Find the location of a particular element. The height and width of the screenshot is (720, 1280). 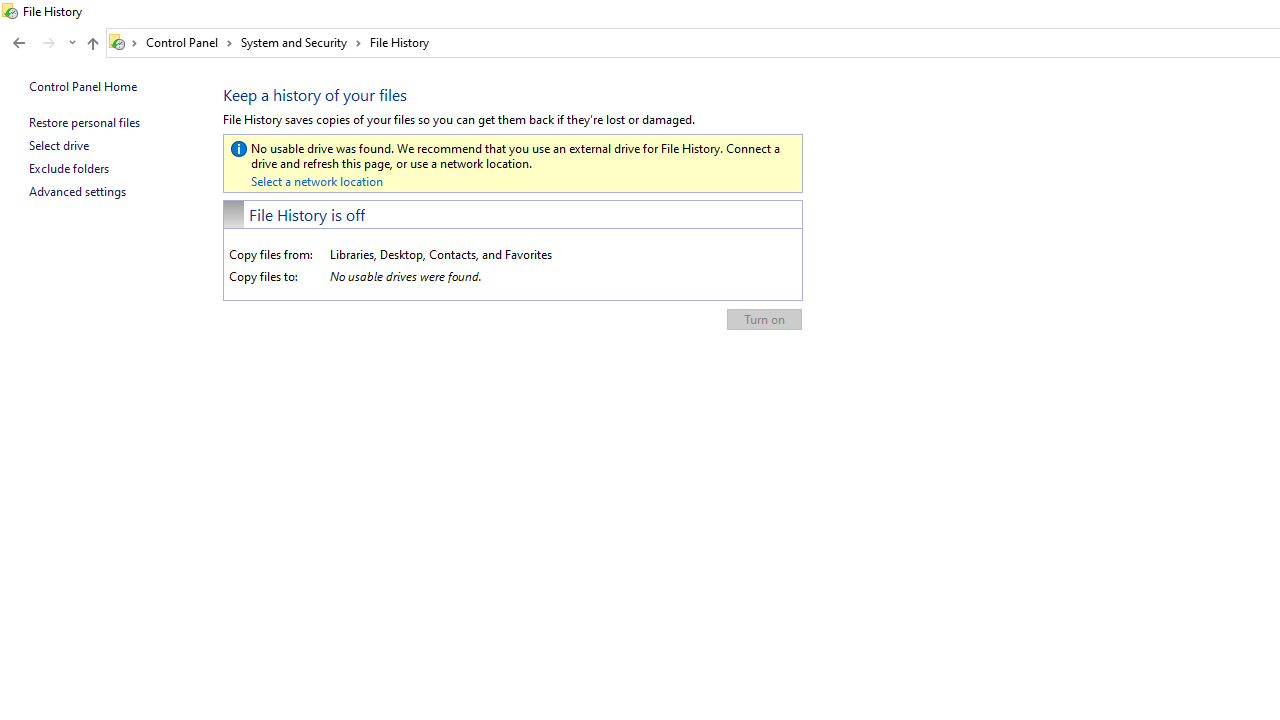

'Exclude folders' is located at coordinates (69, 167).